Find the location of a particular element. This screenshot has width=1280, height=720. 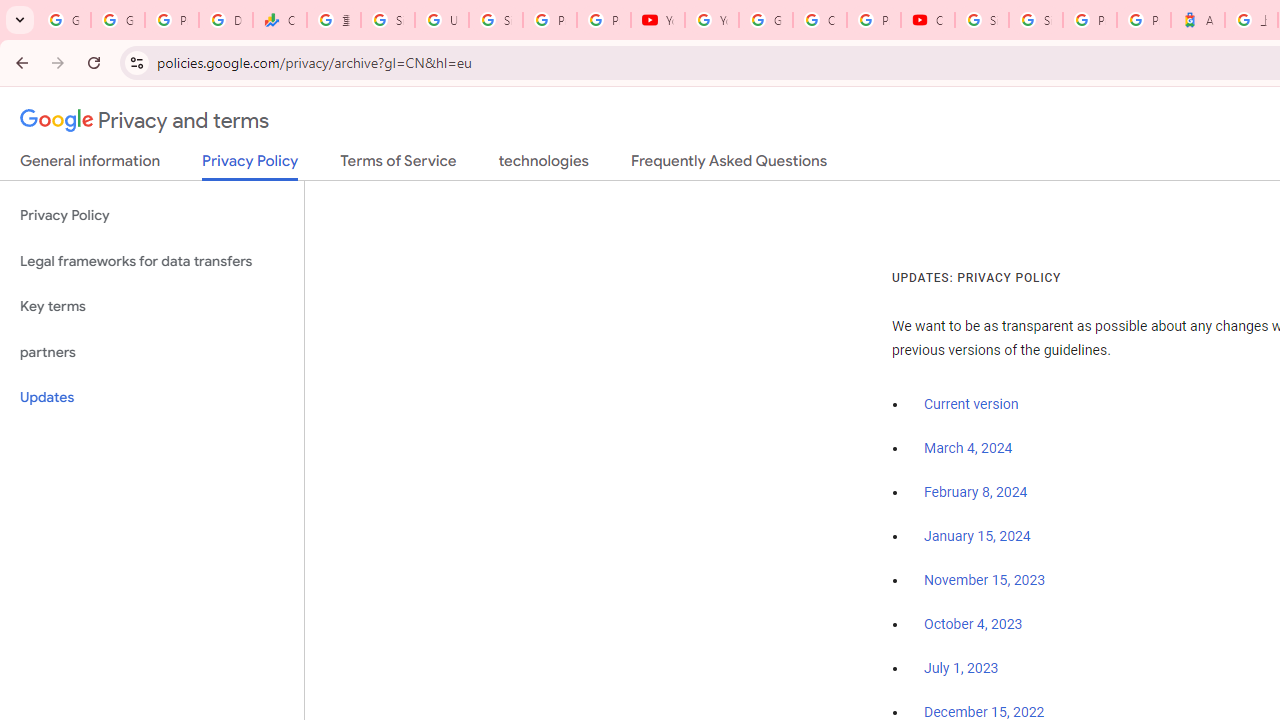

'Frequently Asked Questions' is located at coordinates (727, 164).